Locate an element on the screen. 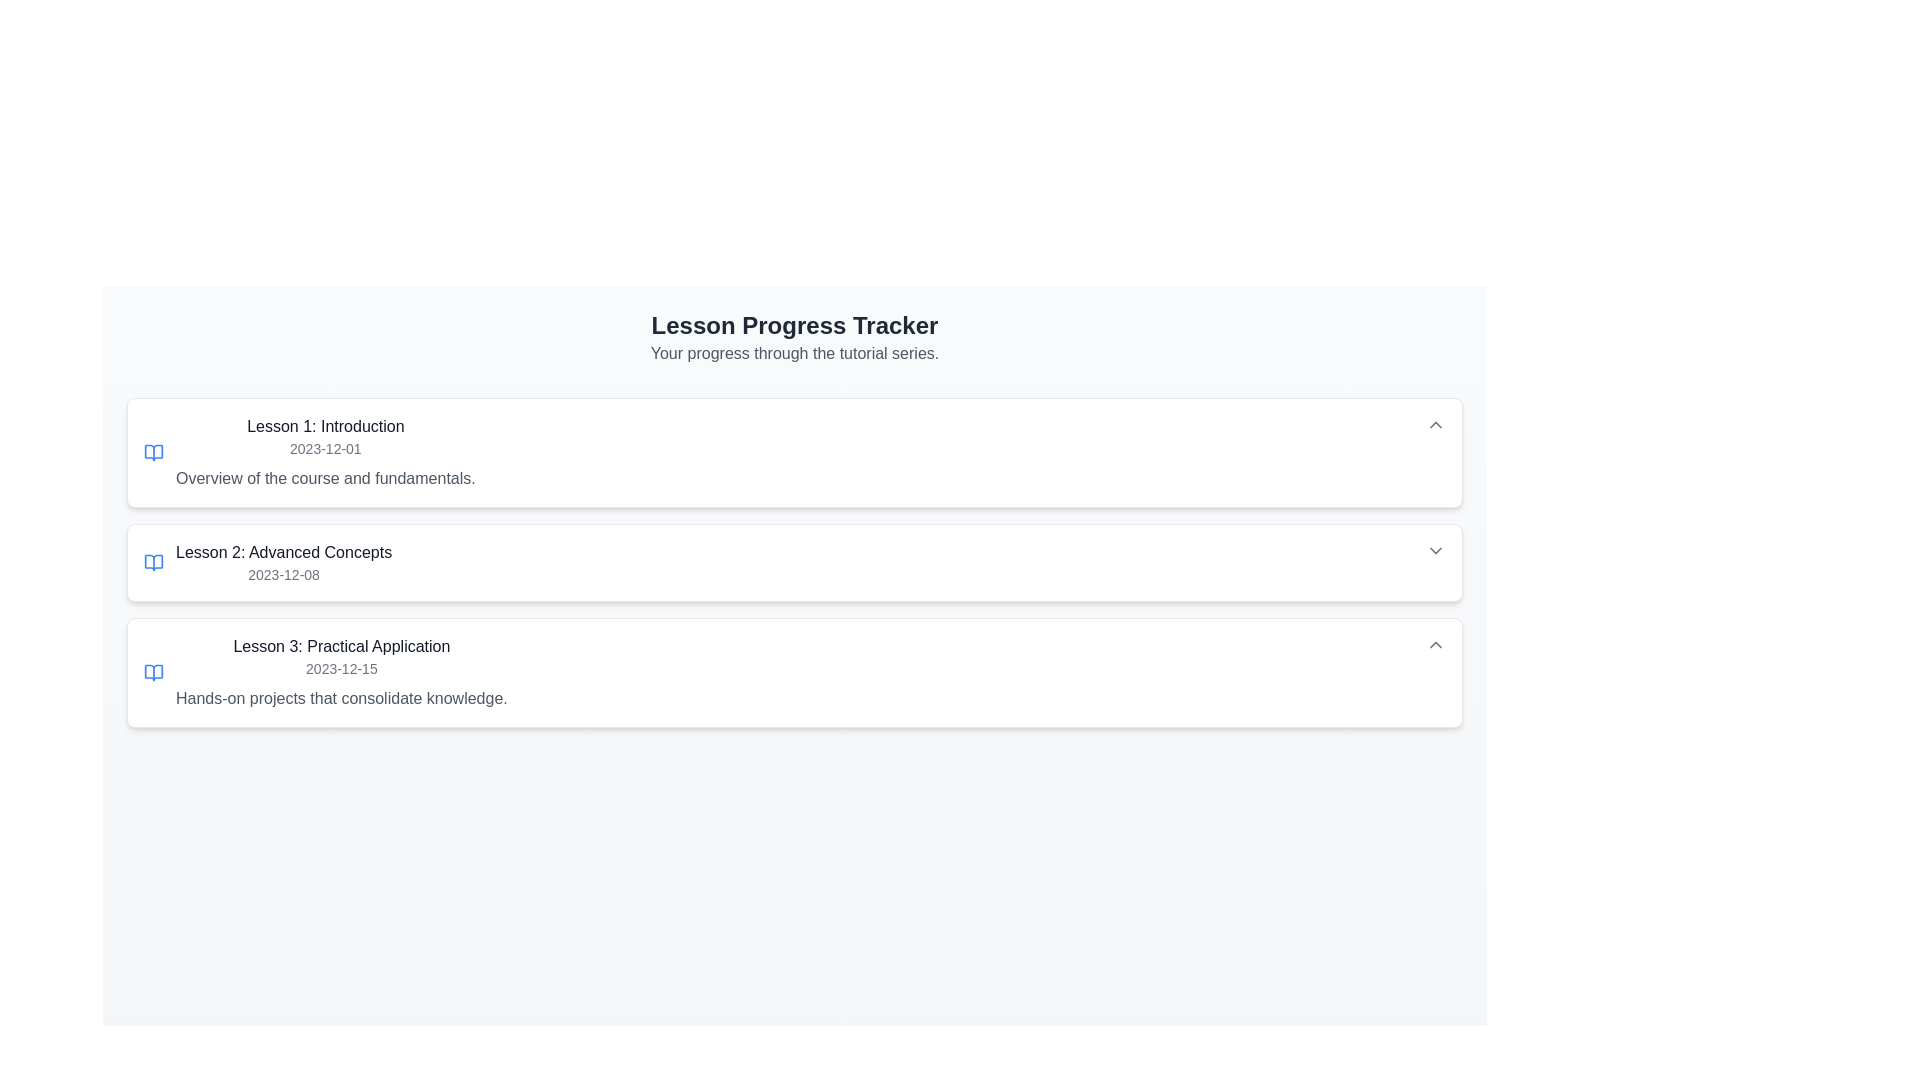 The width and height of the screenshot is (1920, 1080). the section header that indicates the progress tracker for lessons in the tutorial series, which is positioned at the top of the content area and spans the full width is located at coordinates (794, 353).